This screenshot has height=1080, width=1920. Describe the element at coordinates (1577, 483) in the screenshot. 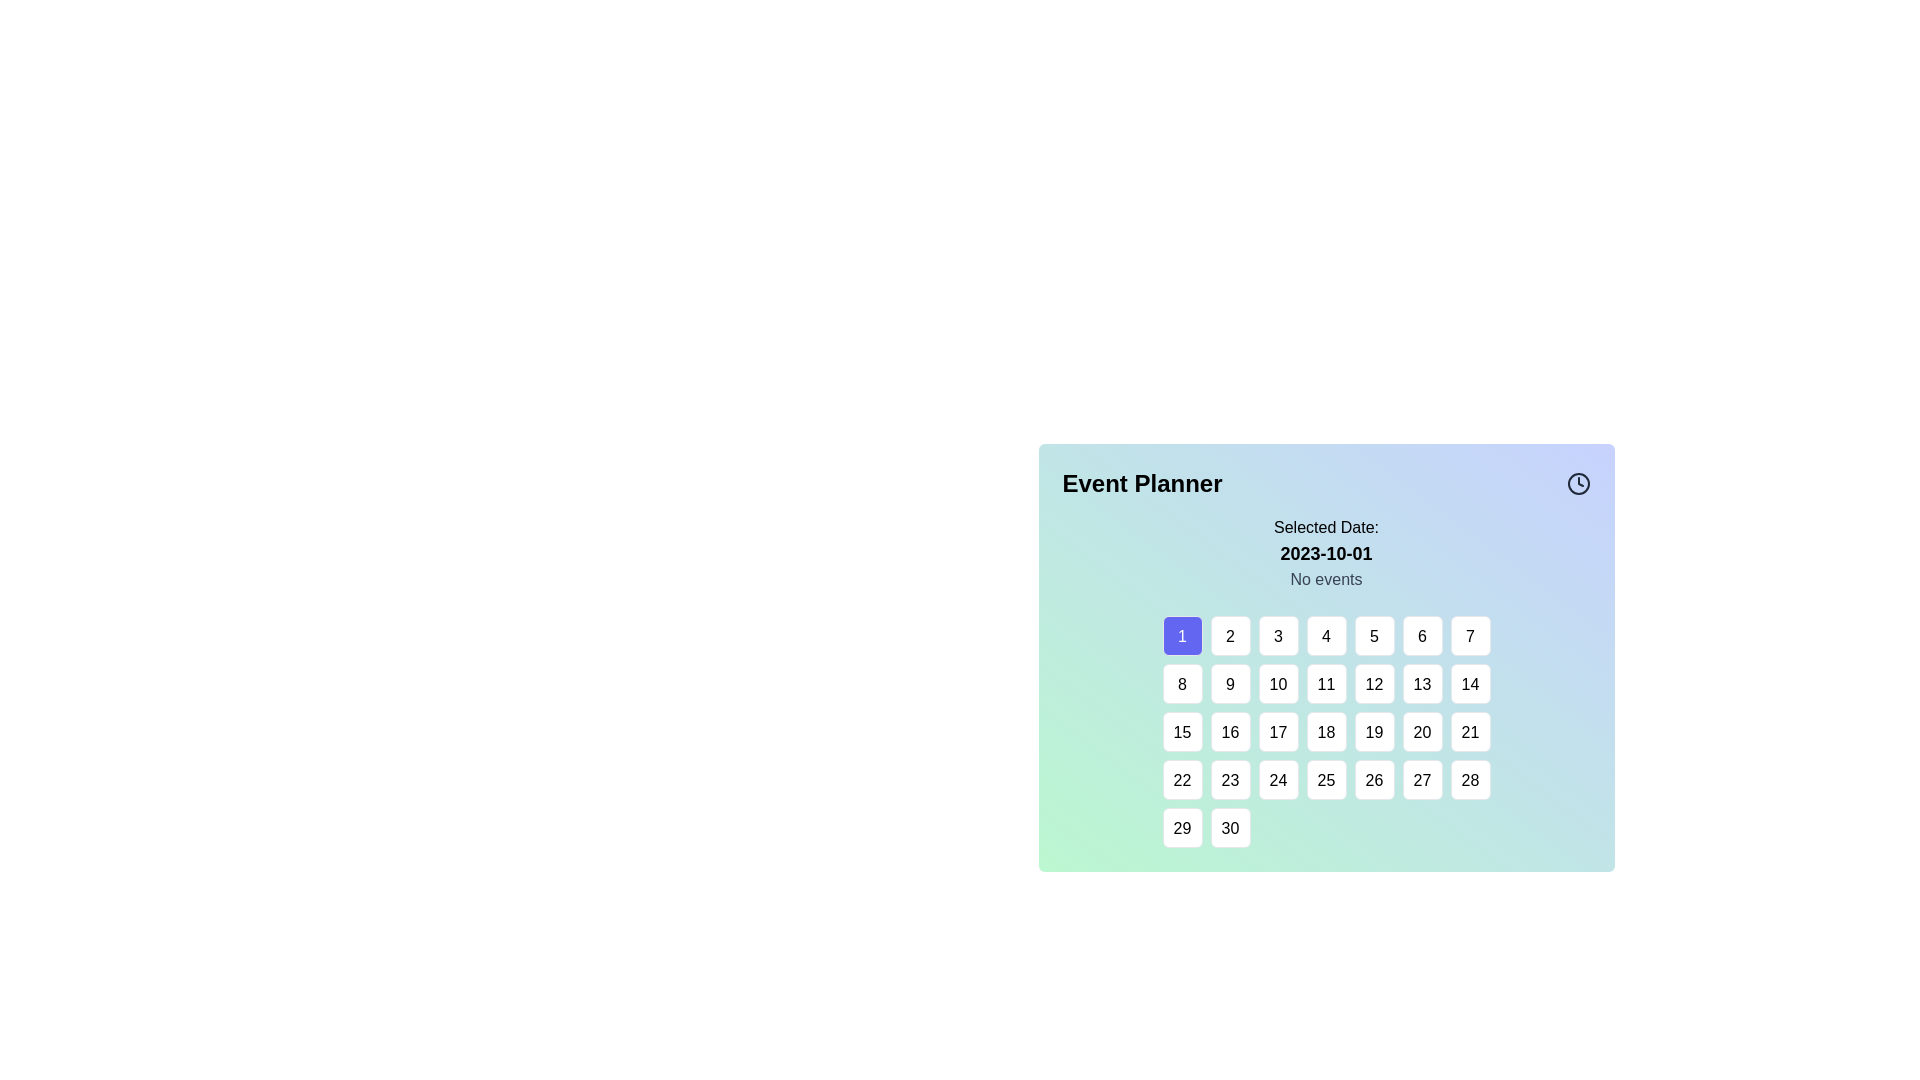

I see `the decorative icon located in the top-right corner of the 'Event Planner' title section, adjacent to the text 'Event Planner'` at that location.